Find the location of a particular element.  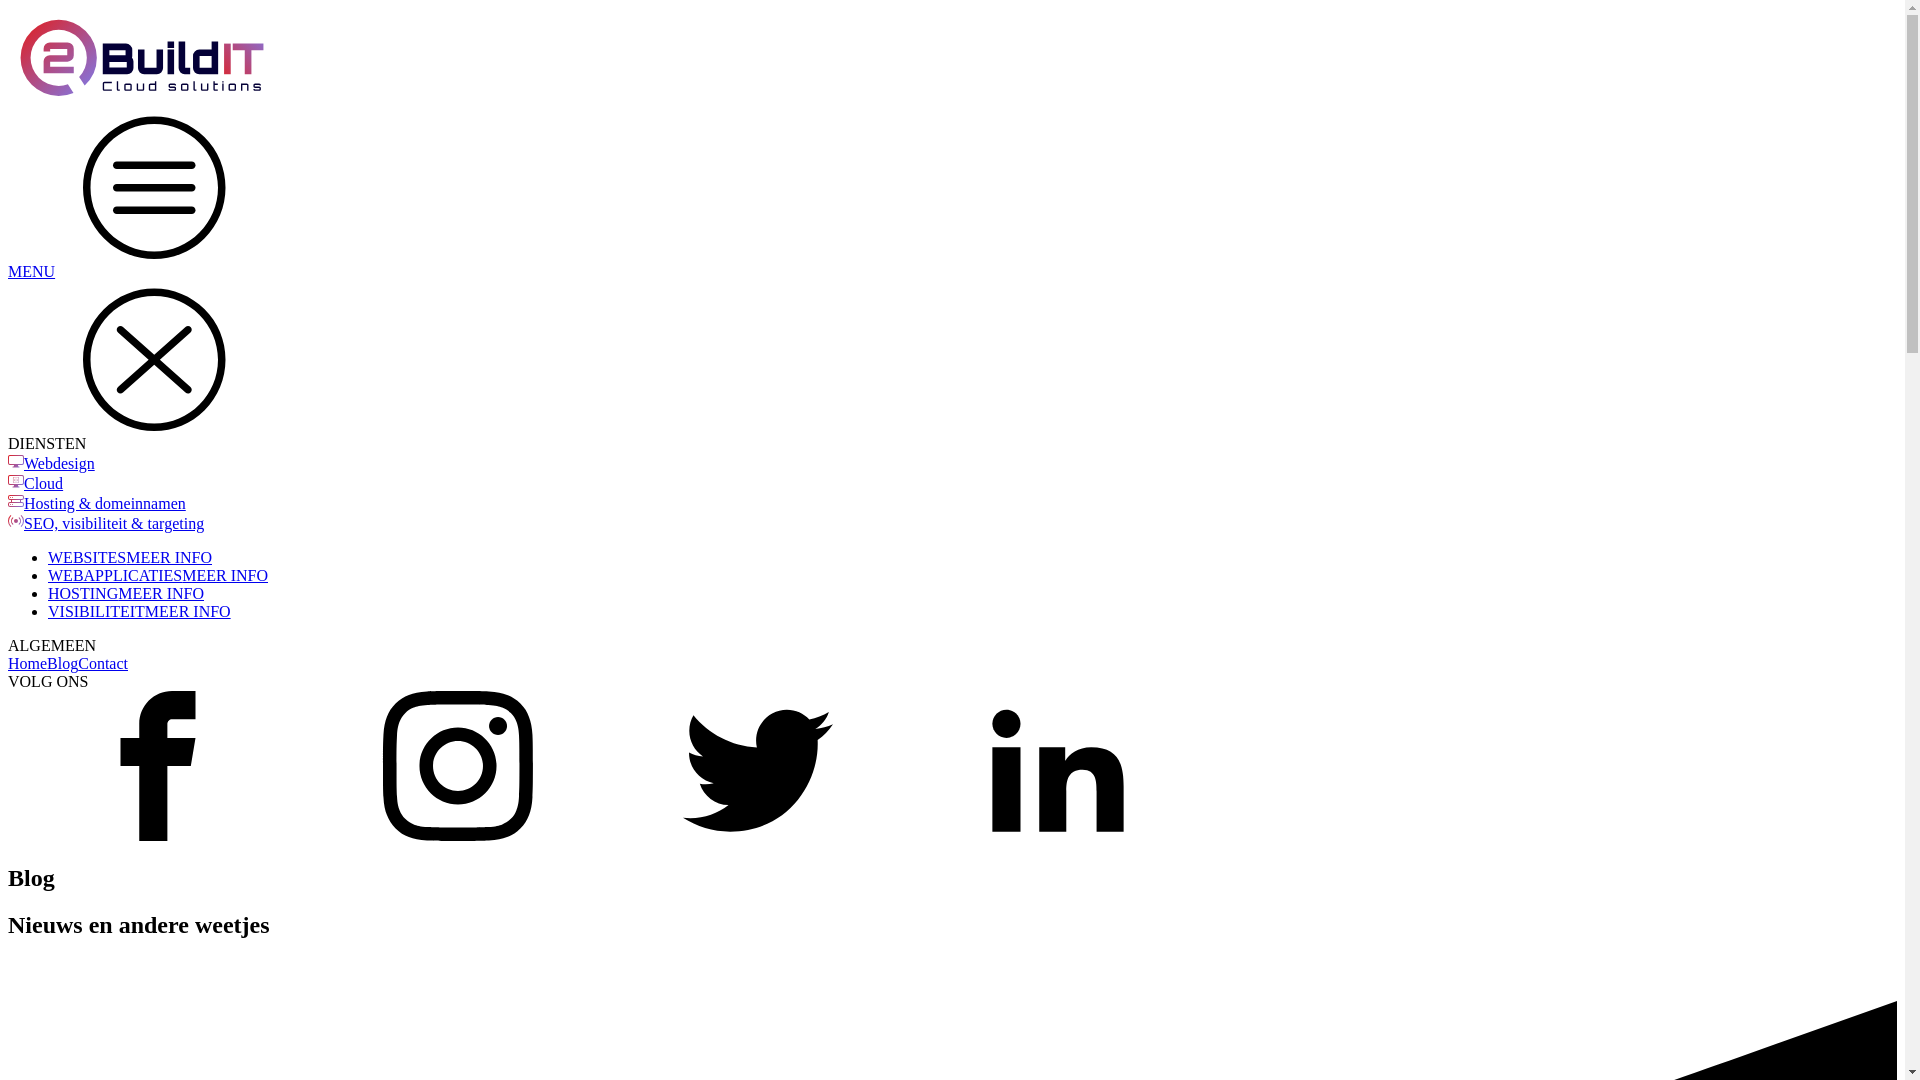

'MEER INFO' is located at coordinates (143, 610).